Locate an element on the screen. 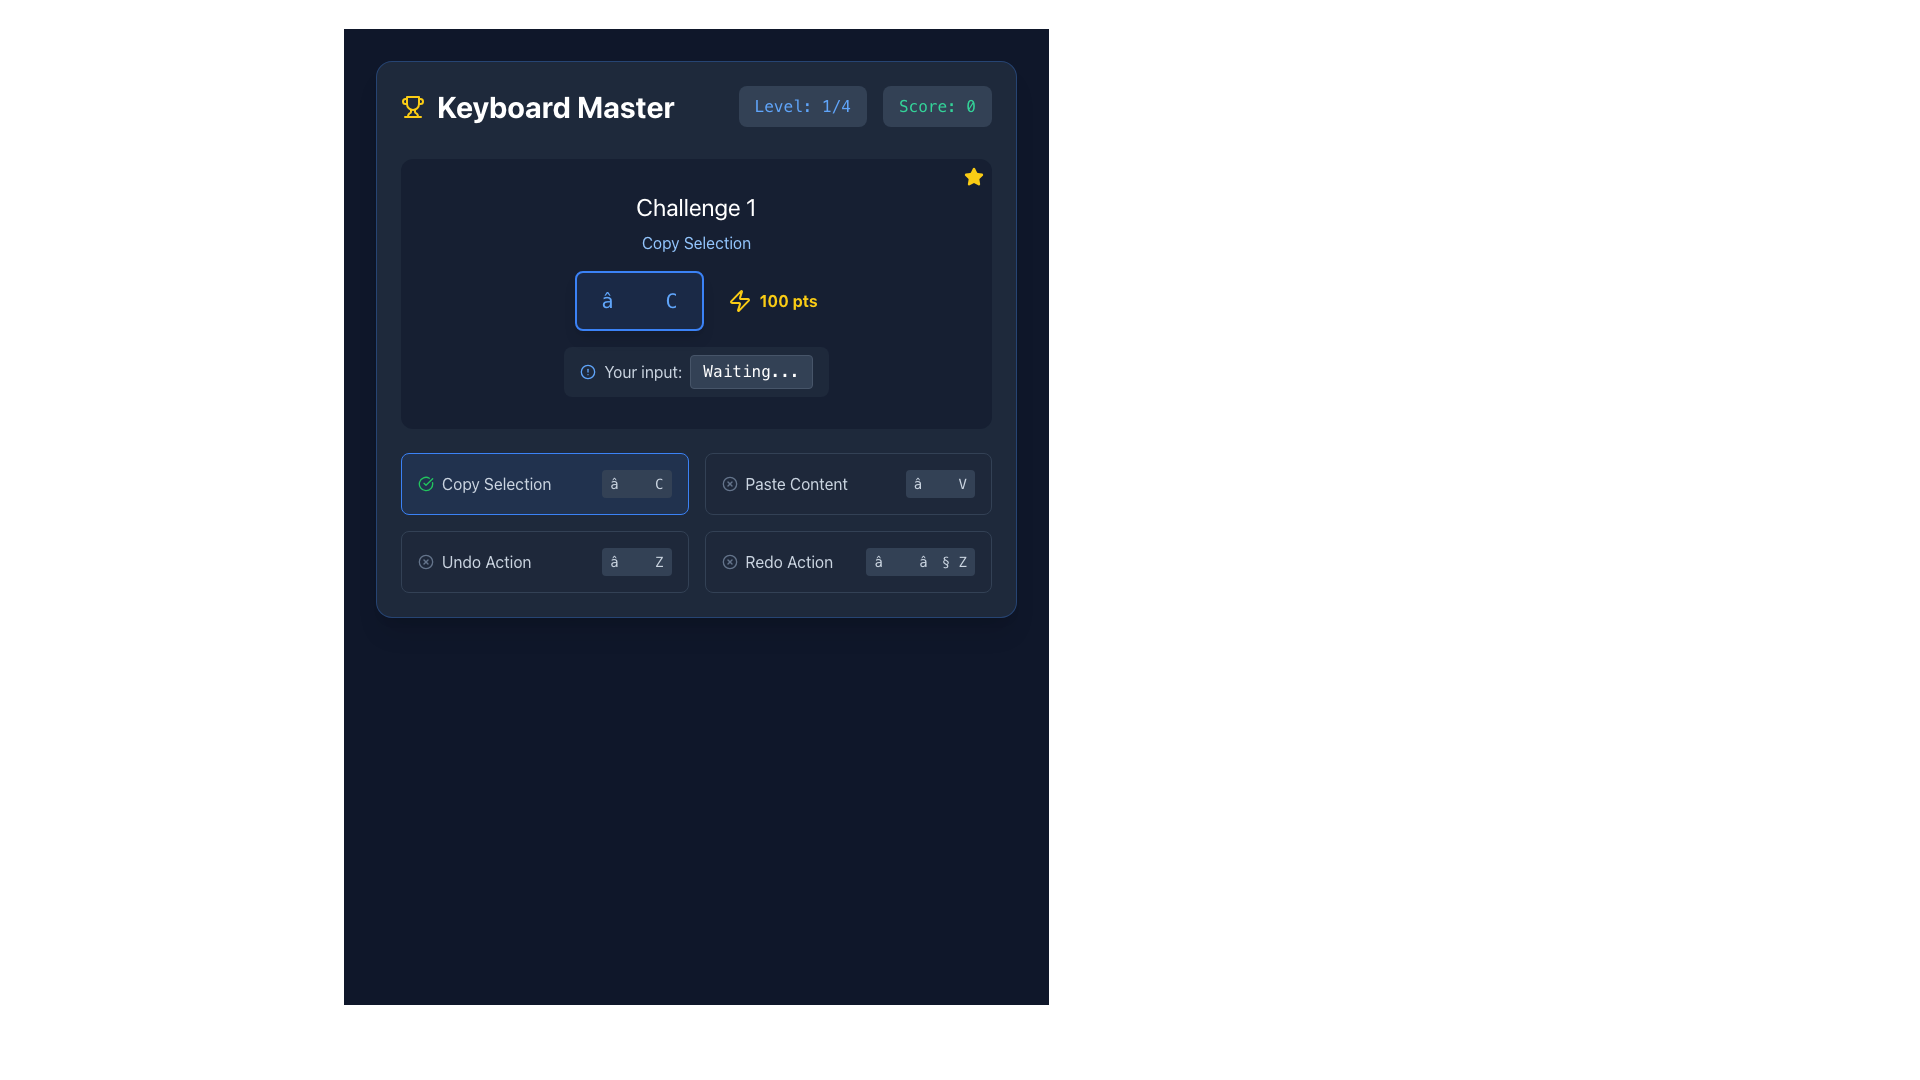  the circular slate-gray icon with an 'X' symbol is located at coordinates (728, 562).